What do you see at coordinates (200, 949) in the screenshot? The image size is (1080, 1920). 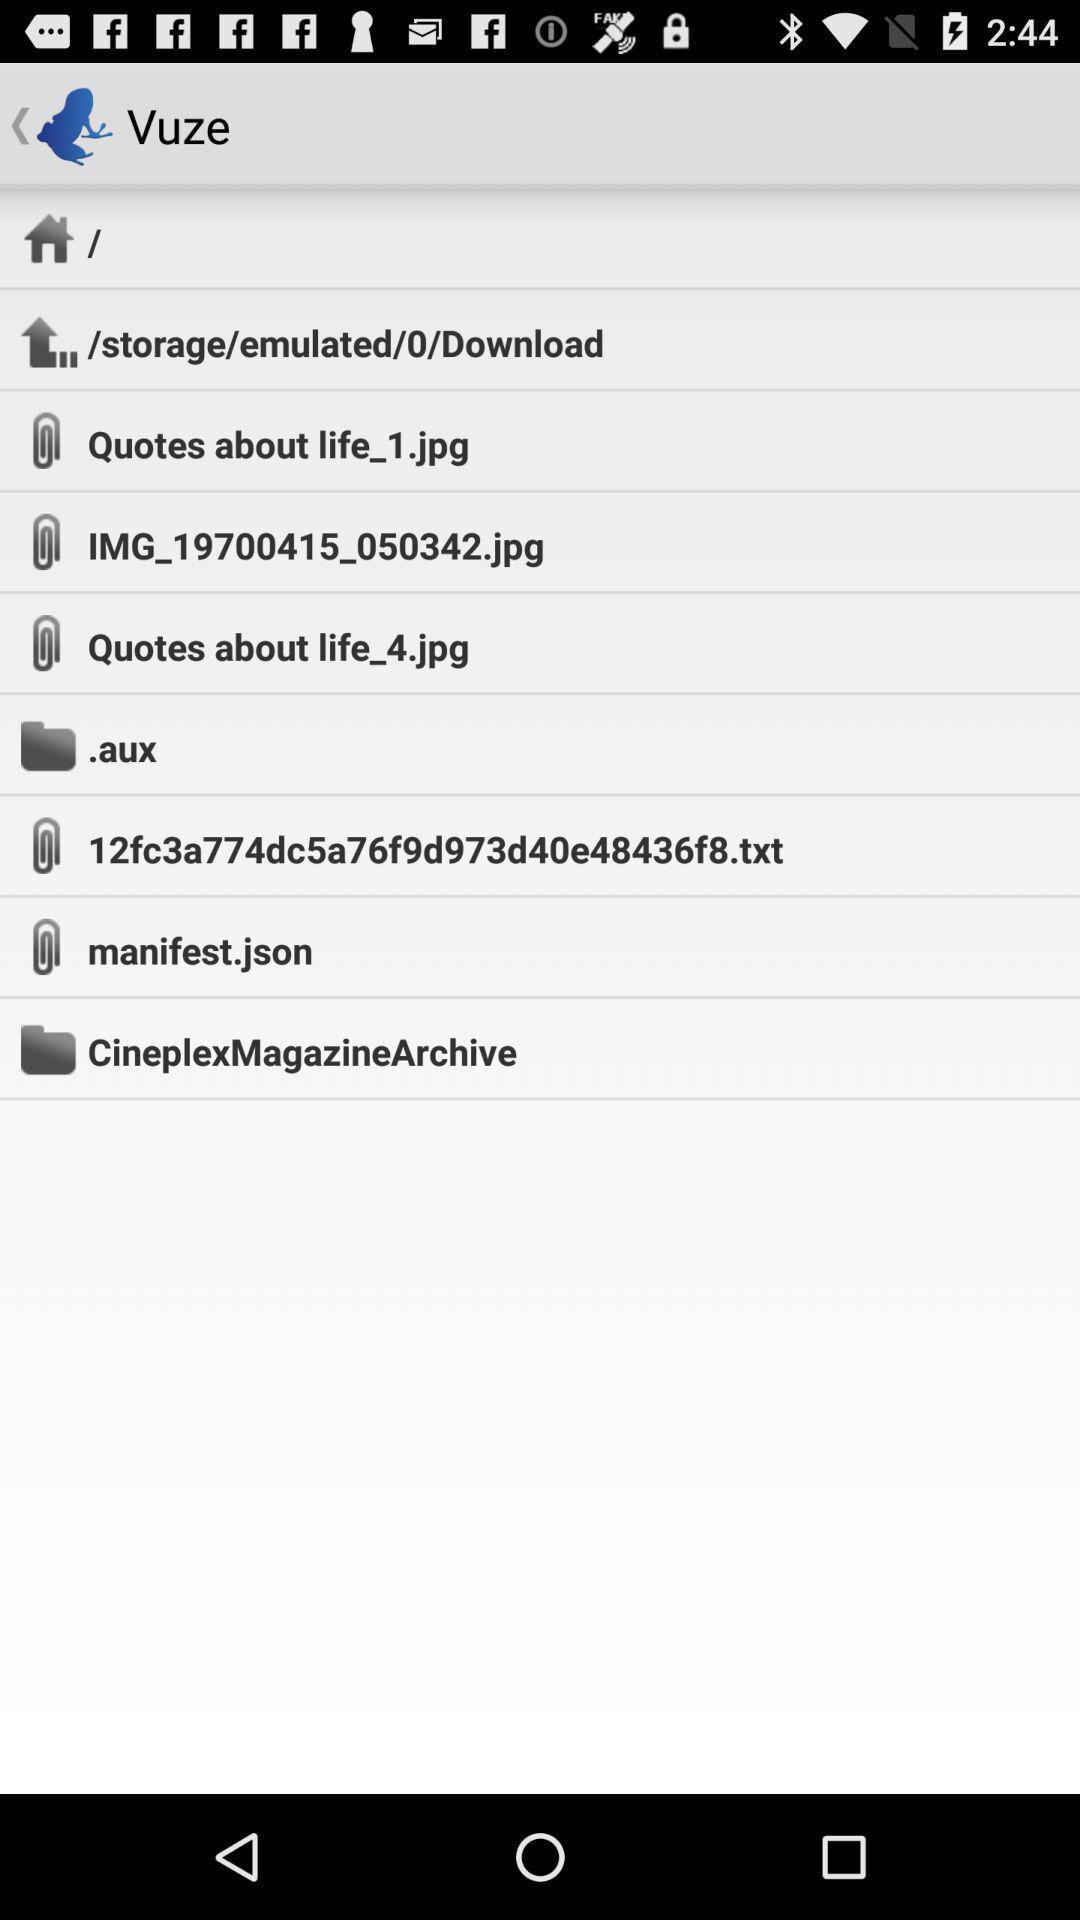 I see `manifest.json` at bounding box center [200, 949].